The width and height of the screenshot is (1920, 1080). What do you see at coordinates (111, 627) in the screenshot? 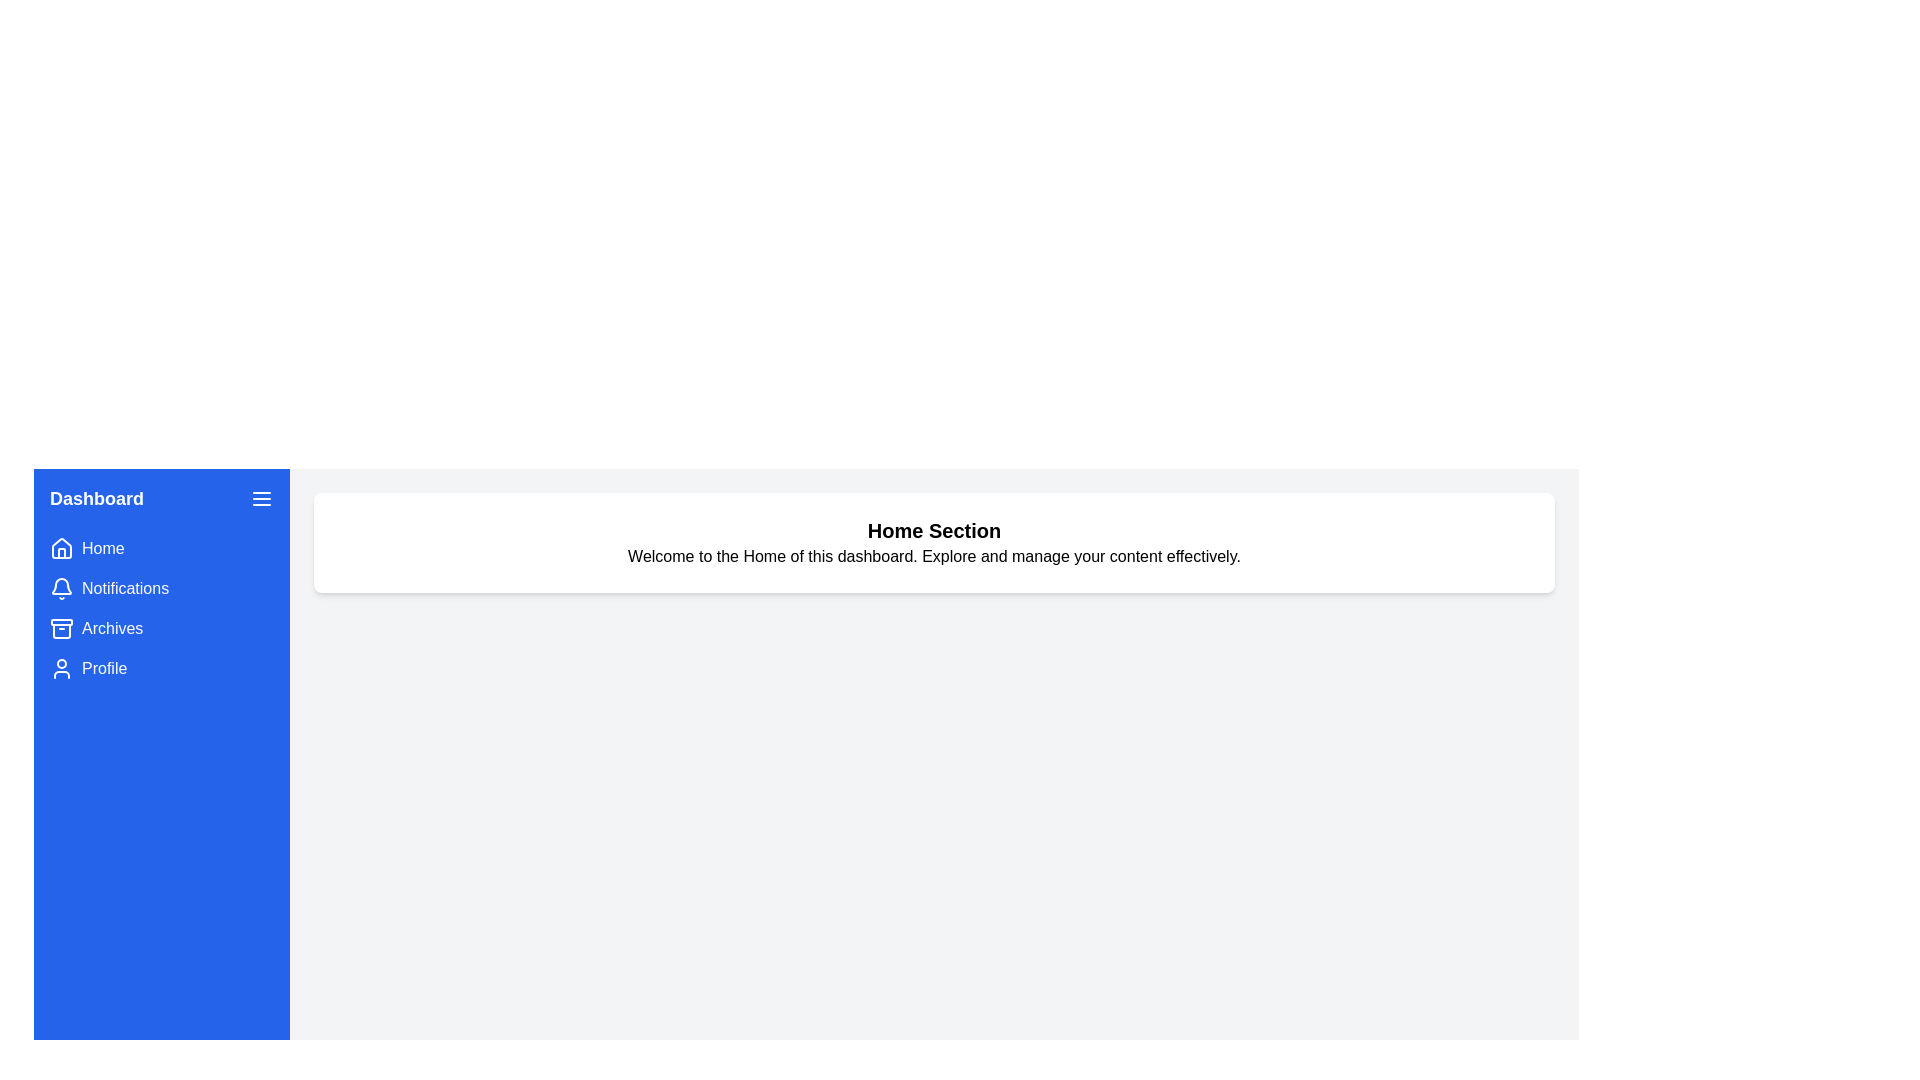
I see `the 'Archives' text label in the vertical navigation menu located in the left sidebar by moving the cursor to its center point` at bounding box center [111, 627].